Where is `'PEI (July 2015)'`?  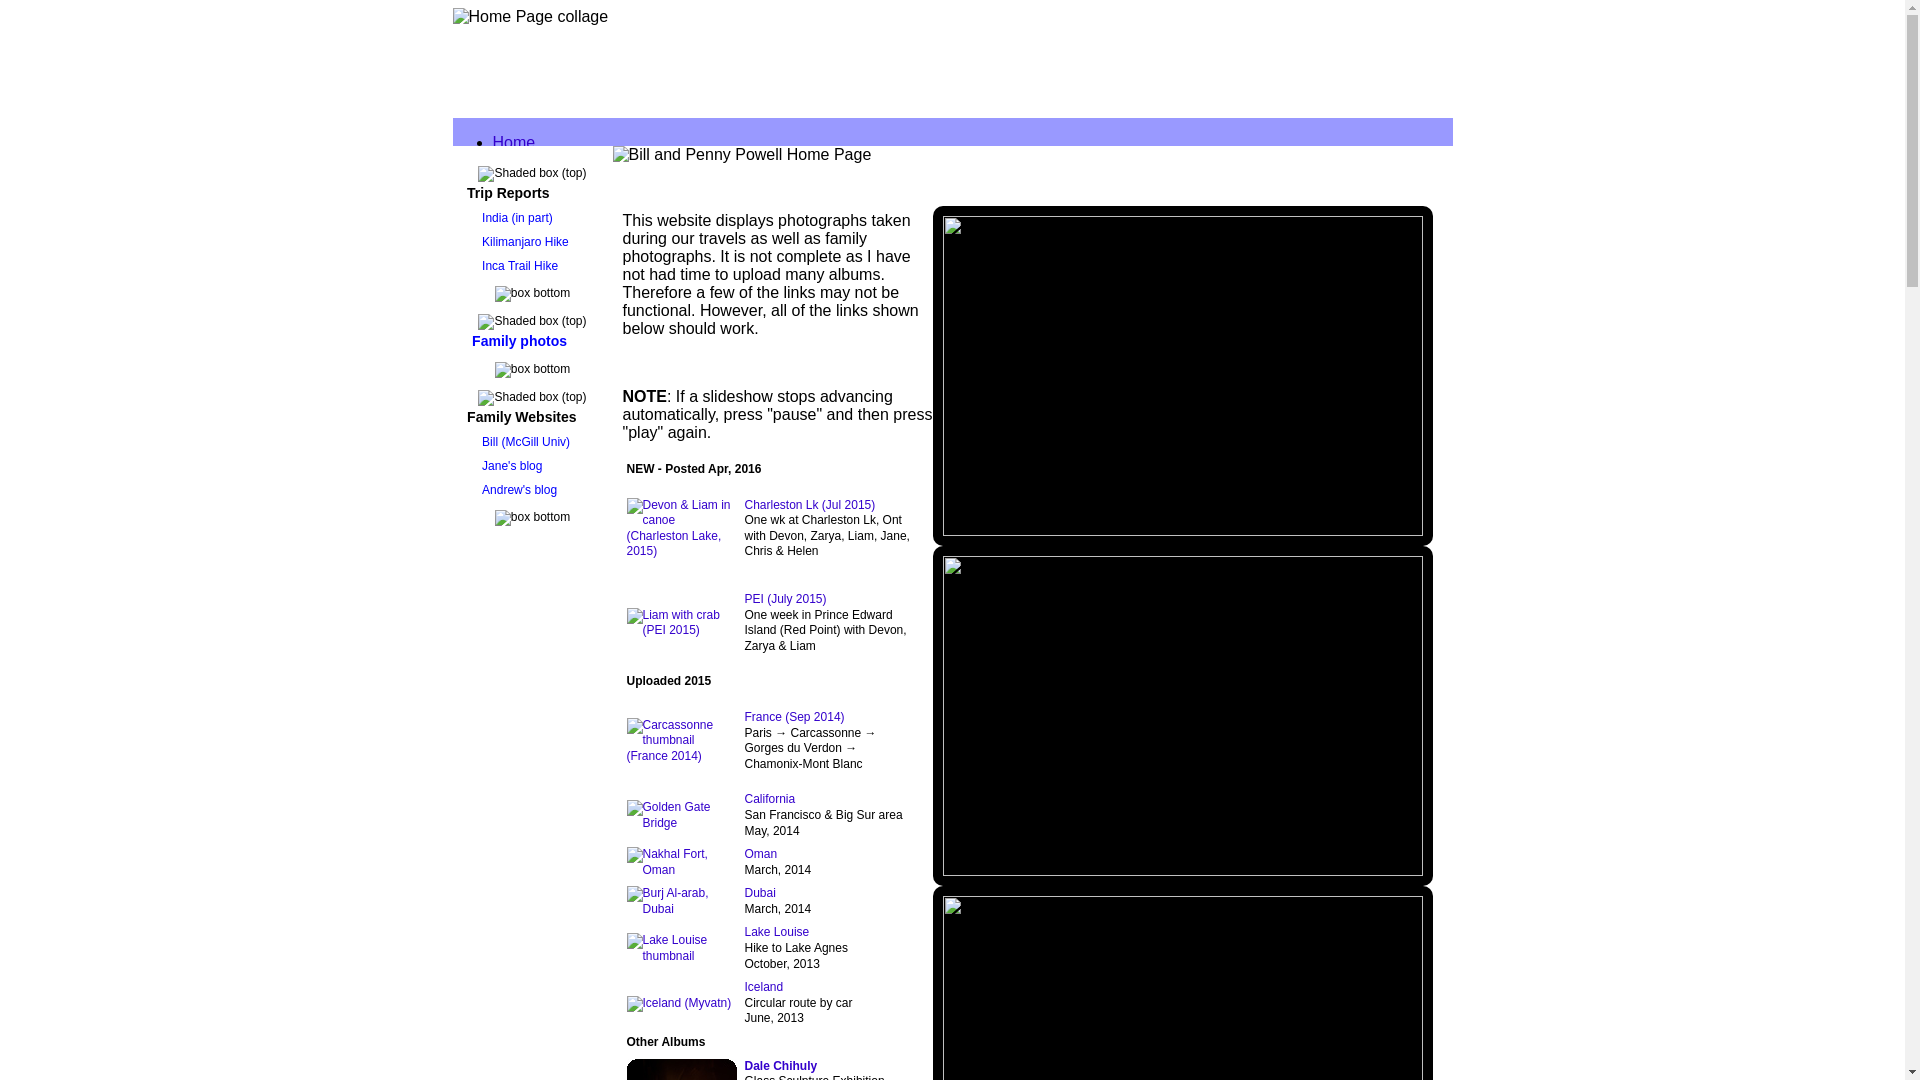 'PEI (July 2015)' is located at coordinates (743, 597).